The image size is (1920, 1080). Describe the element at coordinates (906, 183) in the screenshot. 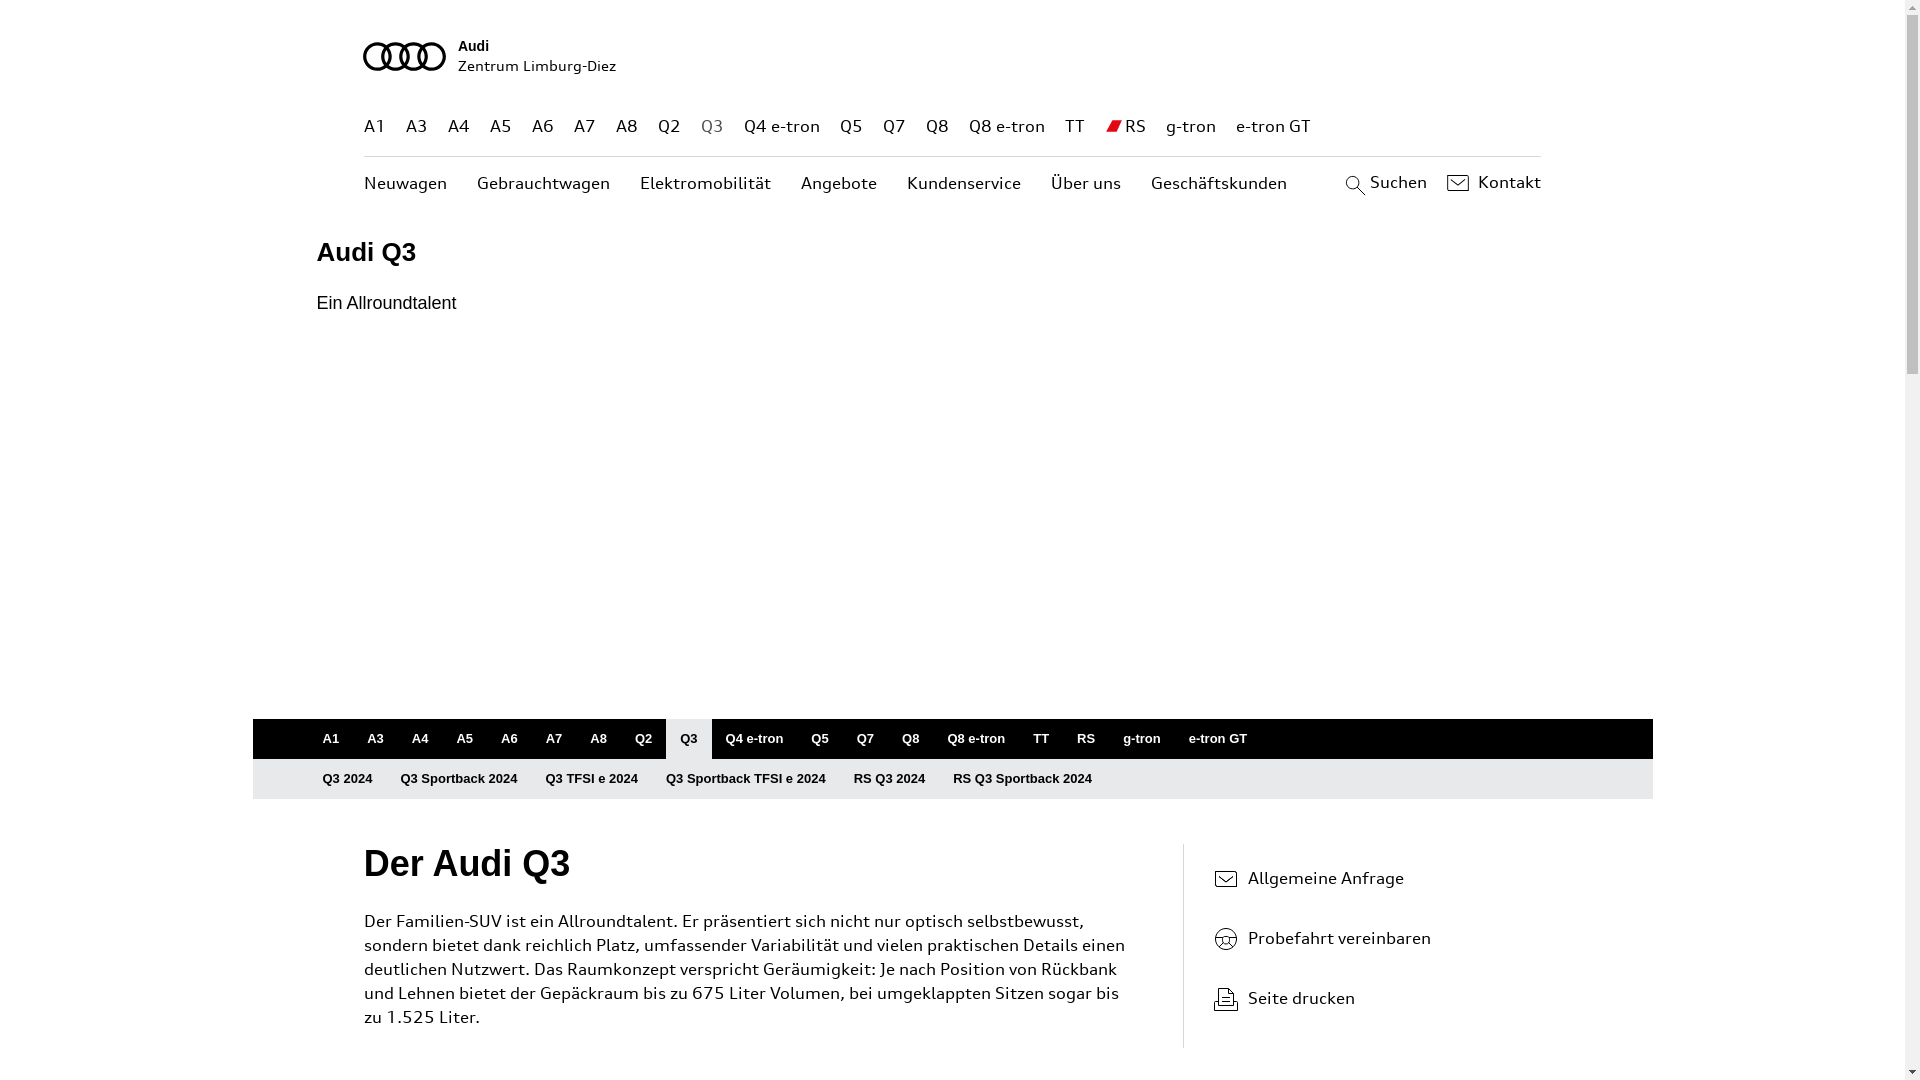

I see `'Kundenservice'` at that location.